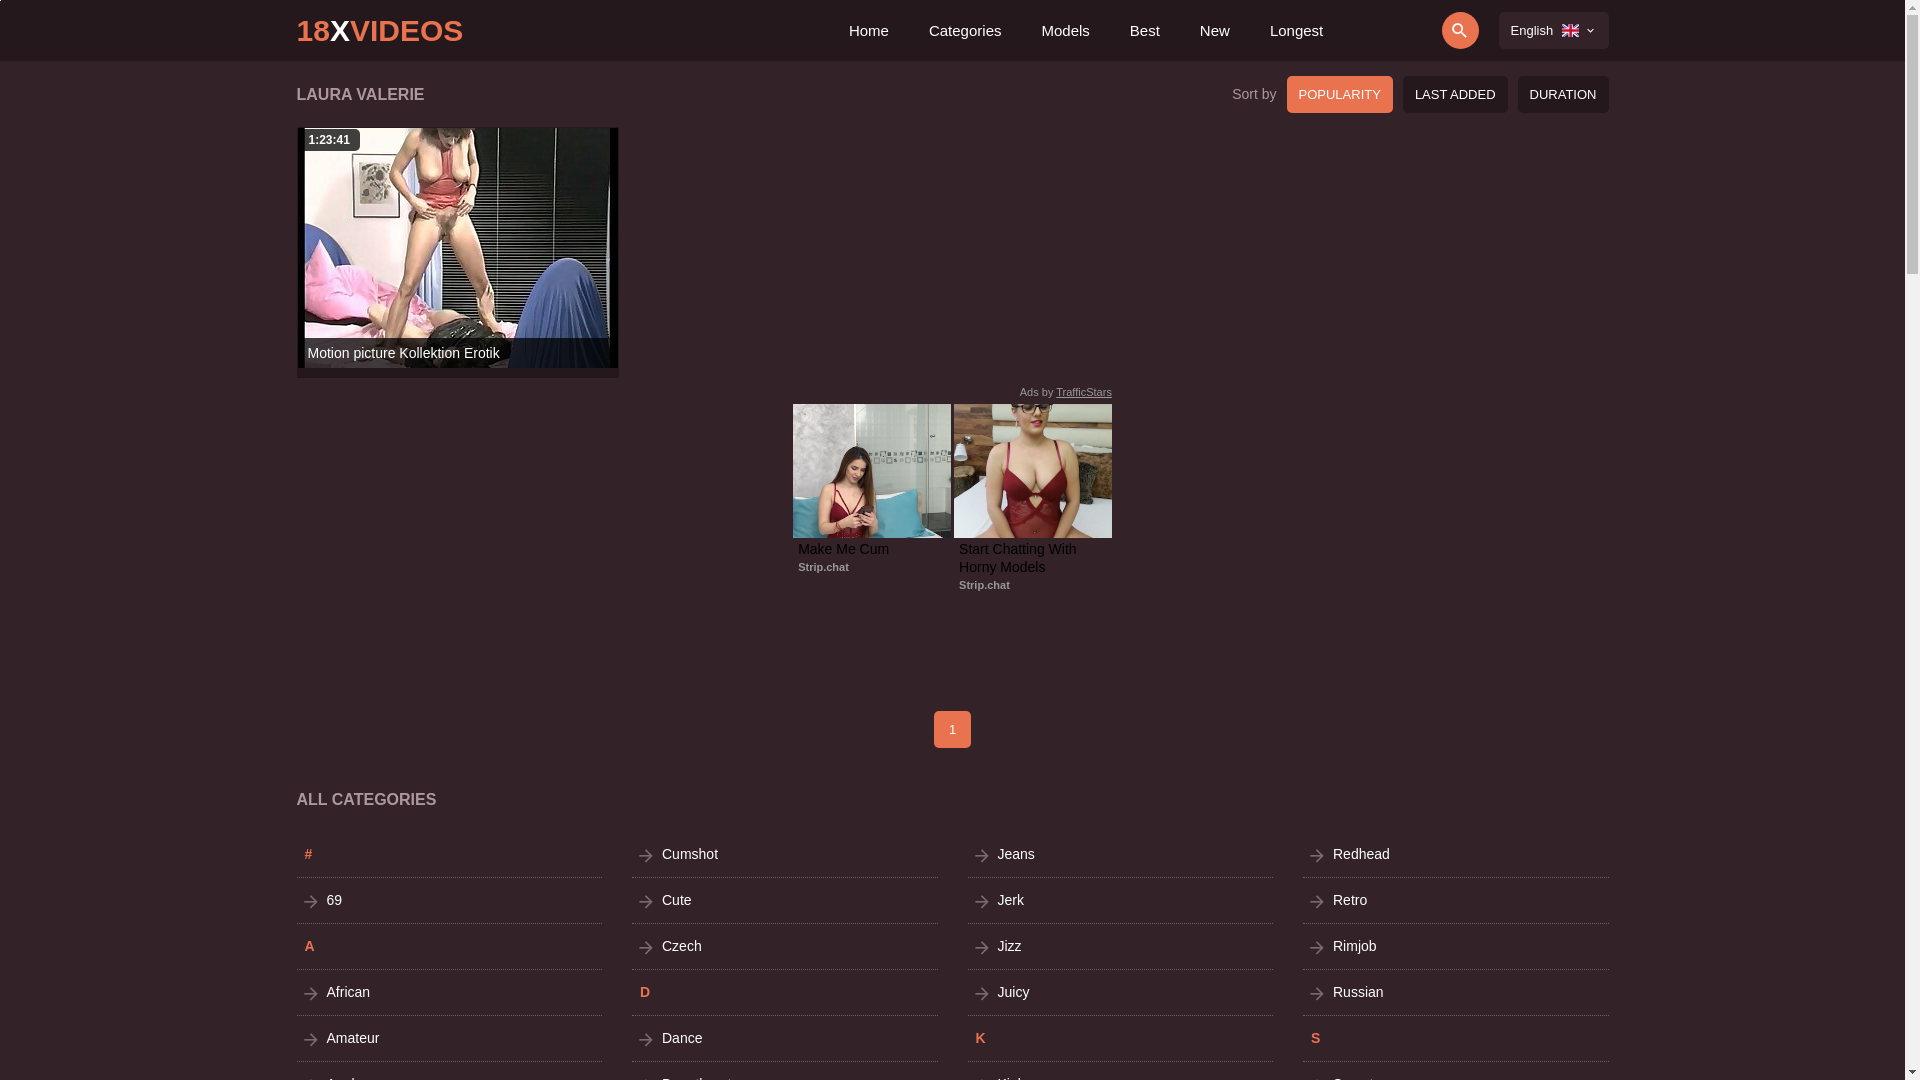 The width and height of the screenshot is (1920, 1080). What do you see at coordinates (784, 945) in the screenshot?
I see `'Czech'` at bounding box center [784, 945].